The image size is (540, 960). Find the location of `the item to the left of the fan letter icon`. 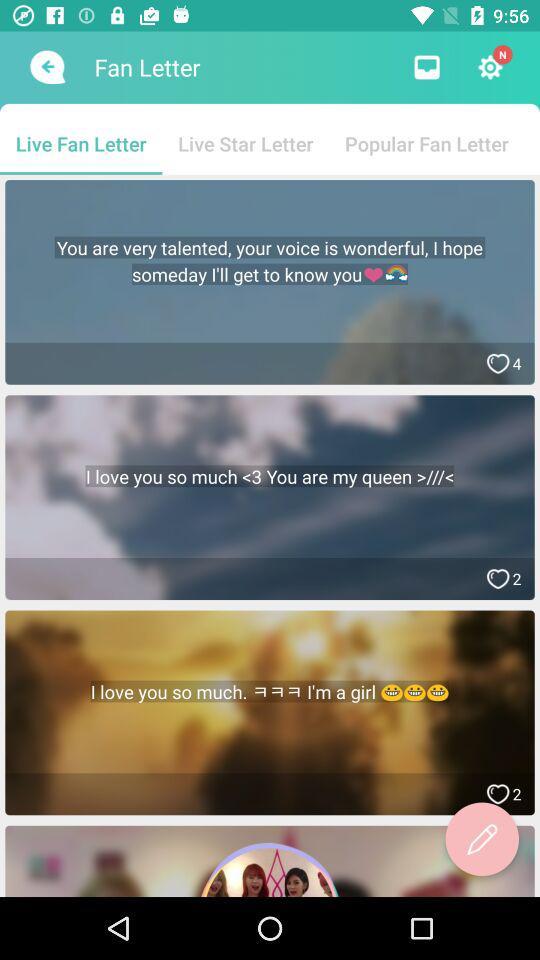

the item to the left of the fan letter icon is located at coordinates (45, 67).